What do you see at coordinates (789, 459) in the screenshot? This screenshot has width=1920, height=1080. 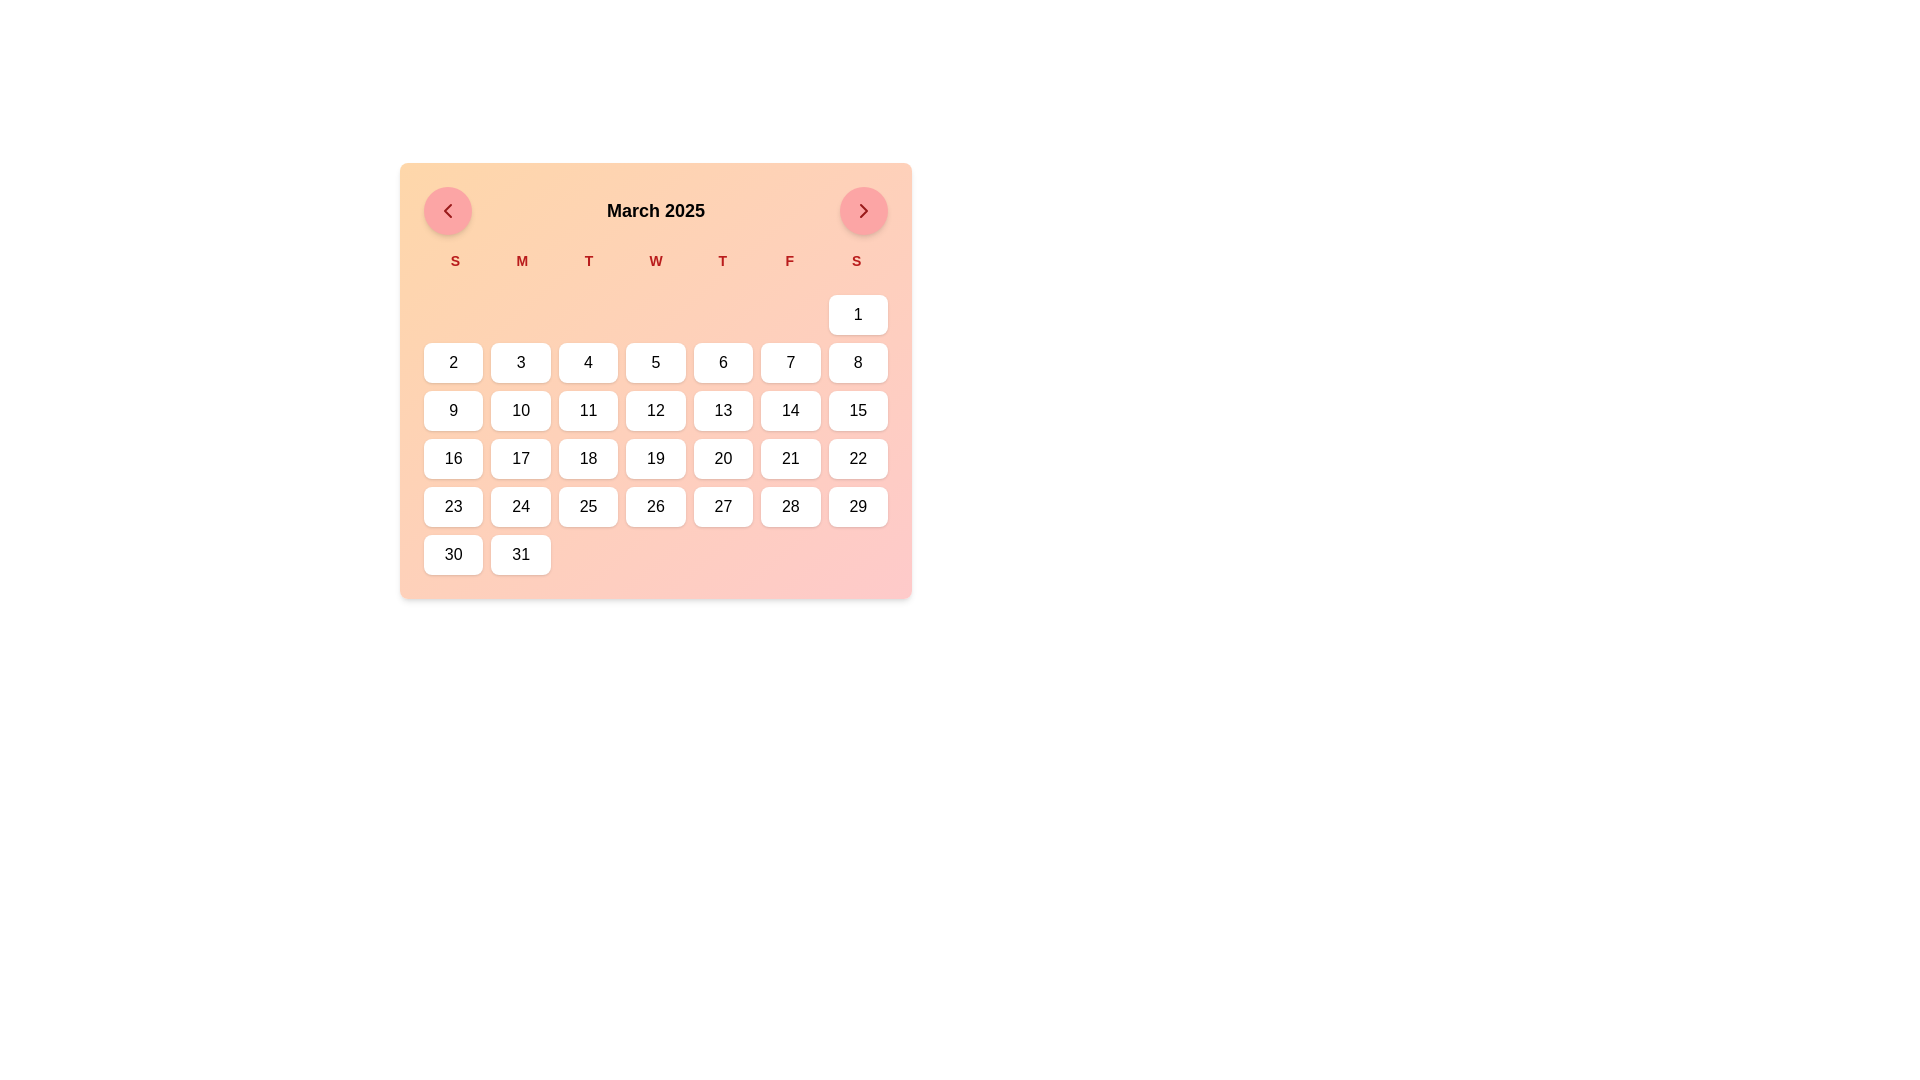 I see `the button representing the 21st day of the month in the calendar component` at bounding box center [789, 459].